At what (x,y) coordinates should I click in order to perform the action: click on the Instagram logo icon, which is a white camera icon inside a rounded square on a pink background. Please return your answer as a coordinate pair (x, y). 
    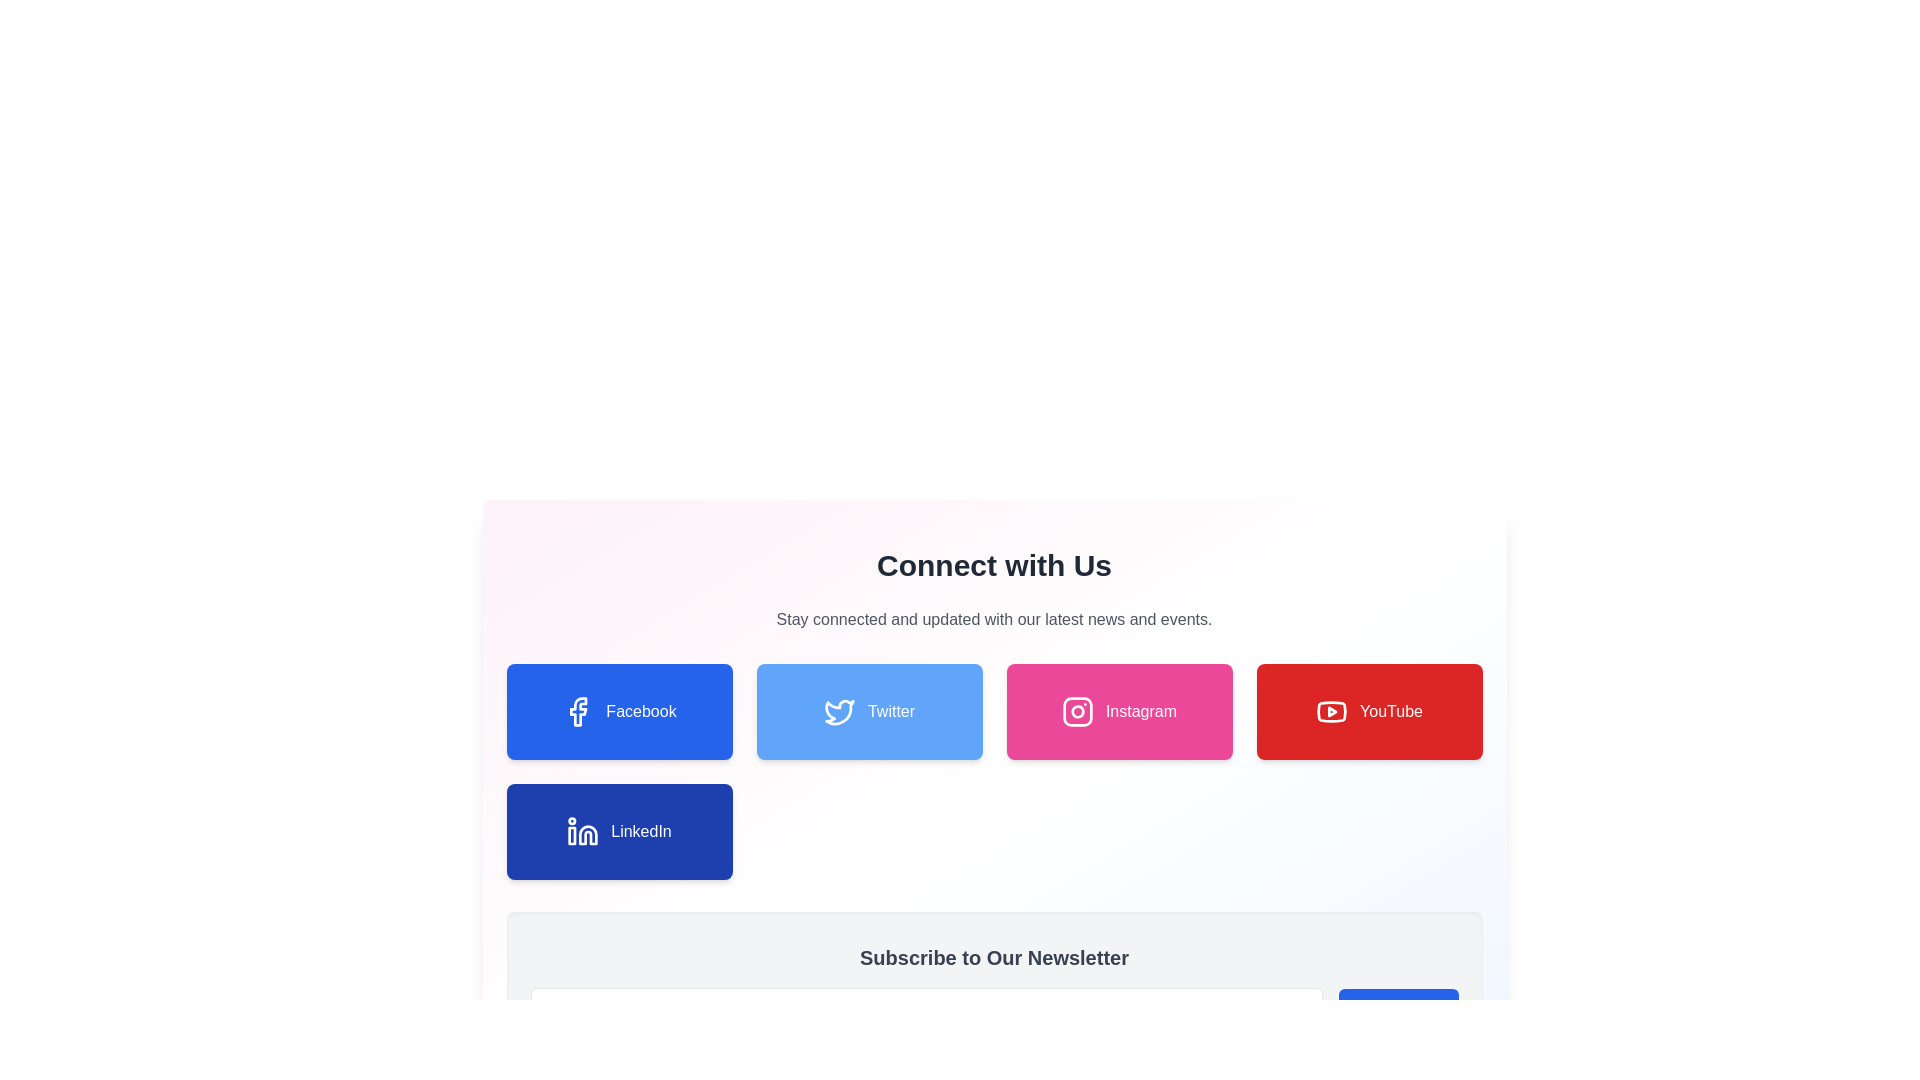
    Looking at the image, I should click on (1076, 711).